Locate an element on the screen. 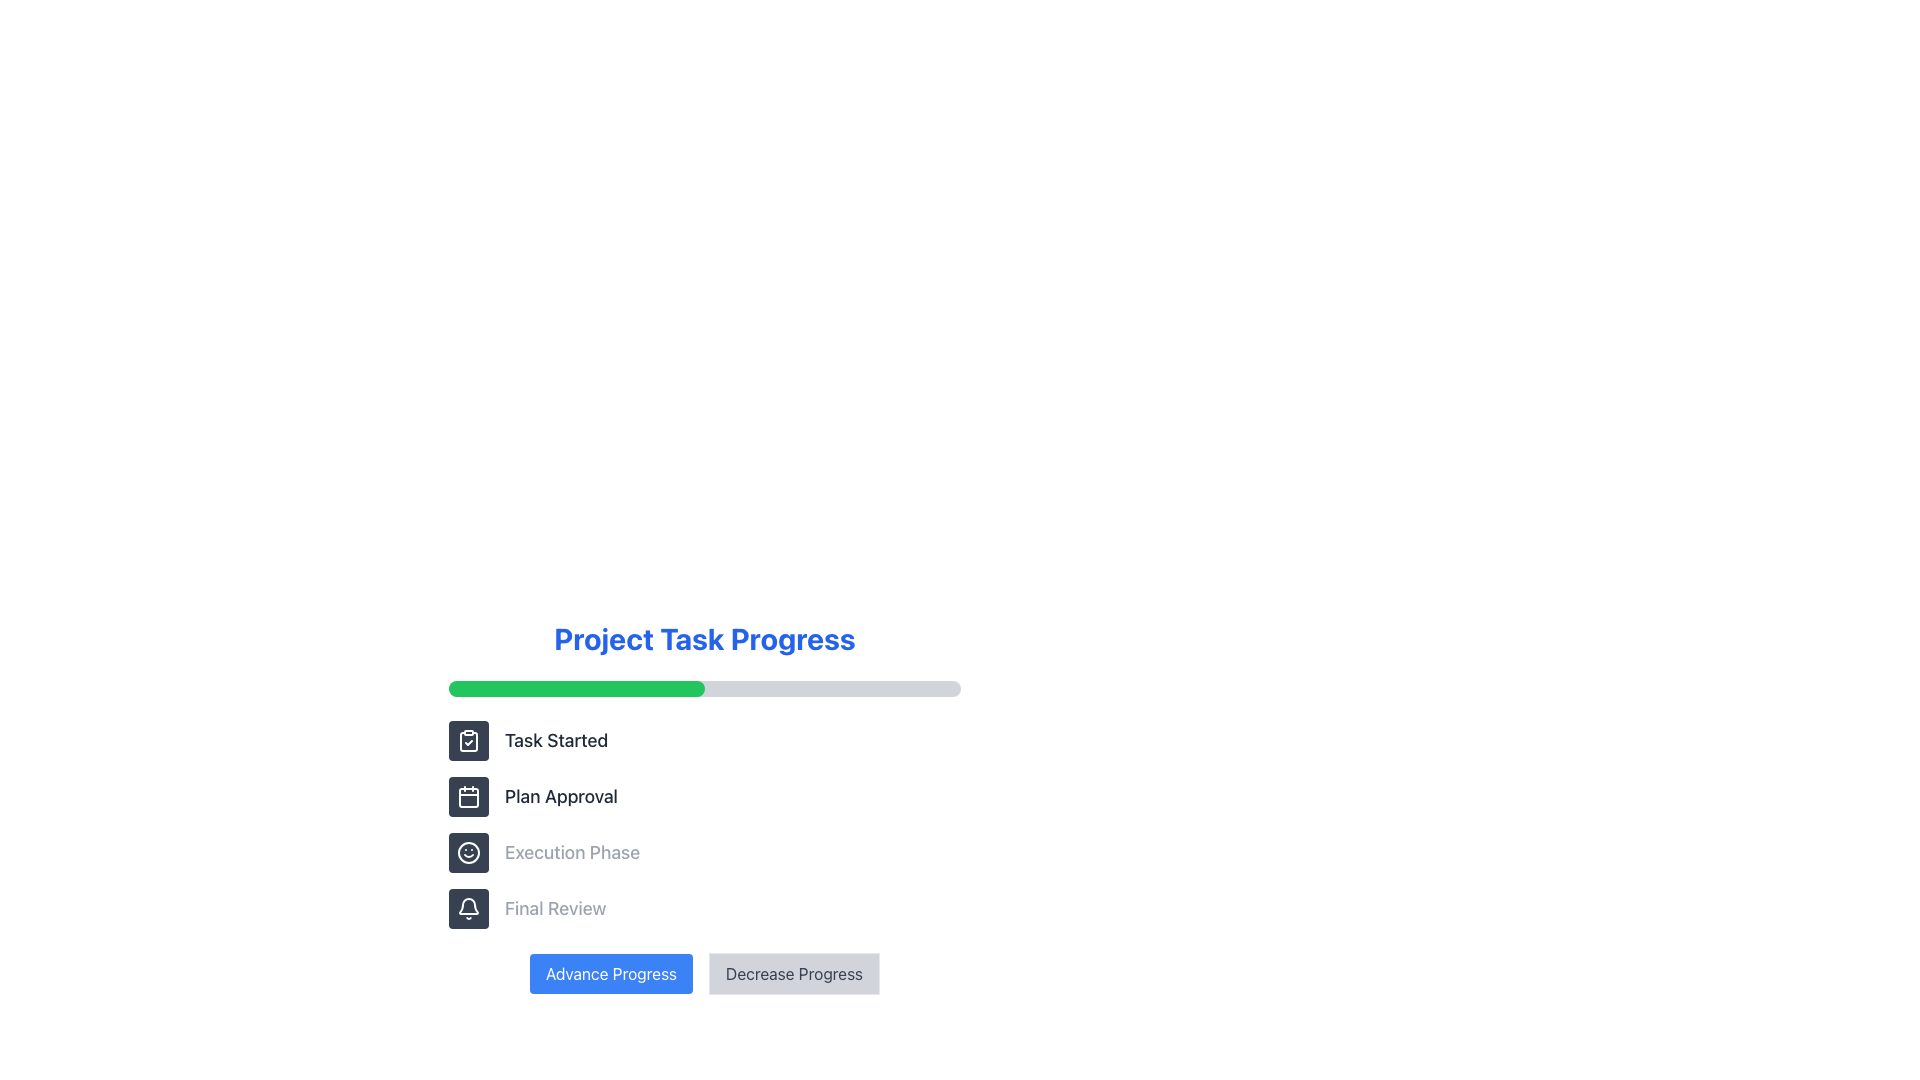 Image resolution: width=1920 pixels, height=1080 pixels. the text label indicating the starting phase of the project task, which is the first element in the vertical list on the left side of the interface is located at coordinates (556, 740).